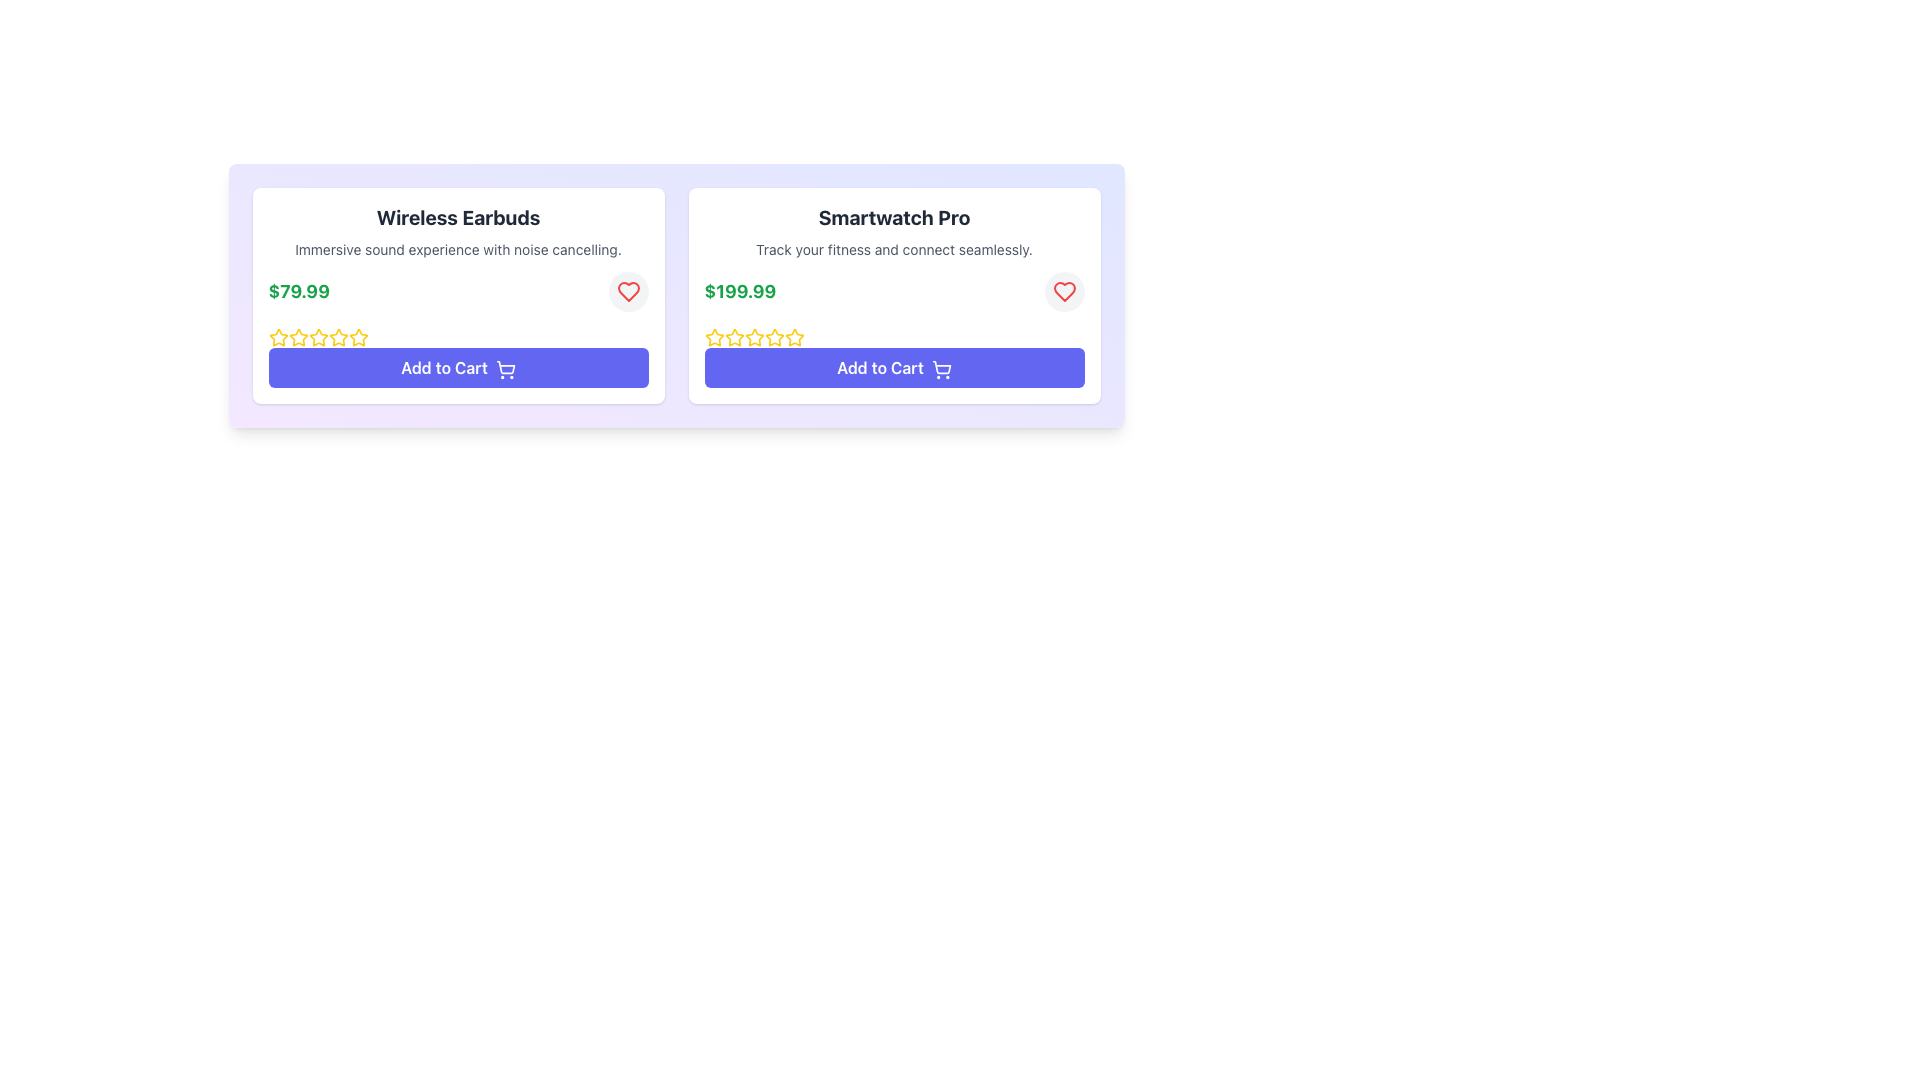 The image size is (1920, 1080). I want to click on the first star in the five-star rating system on the 'Smartwatch Pro' card to provide one-star feedback, so click(714, 336).